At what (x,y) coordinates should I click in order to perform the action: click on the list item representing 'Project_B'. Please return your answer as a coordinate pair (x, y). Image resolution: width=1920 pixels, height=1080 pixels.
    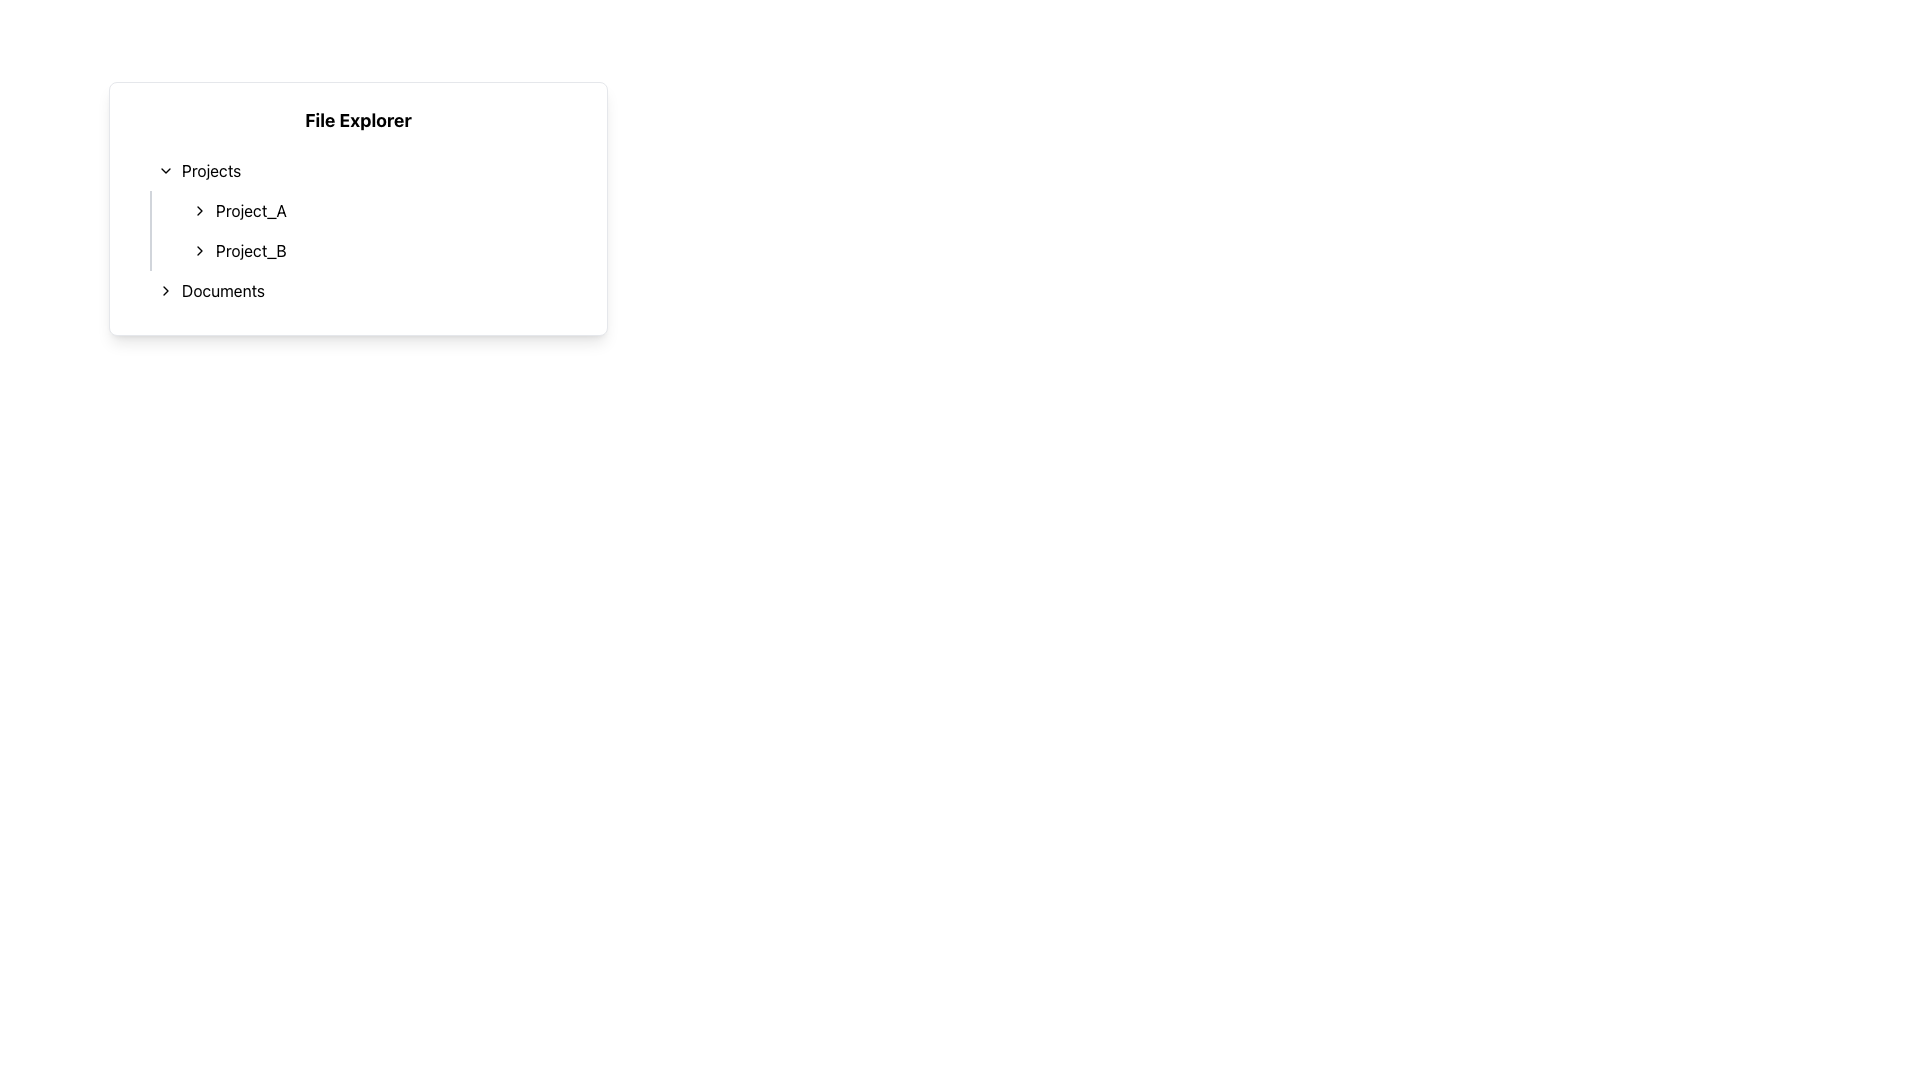
    Looking at the image, I should click on (375, 249).